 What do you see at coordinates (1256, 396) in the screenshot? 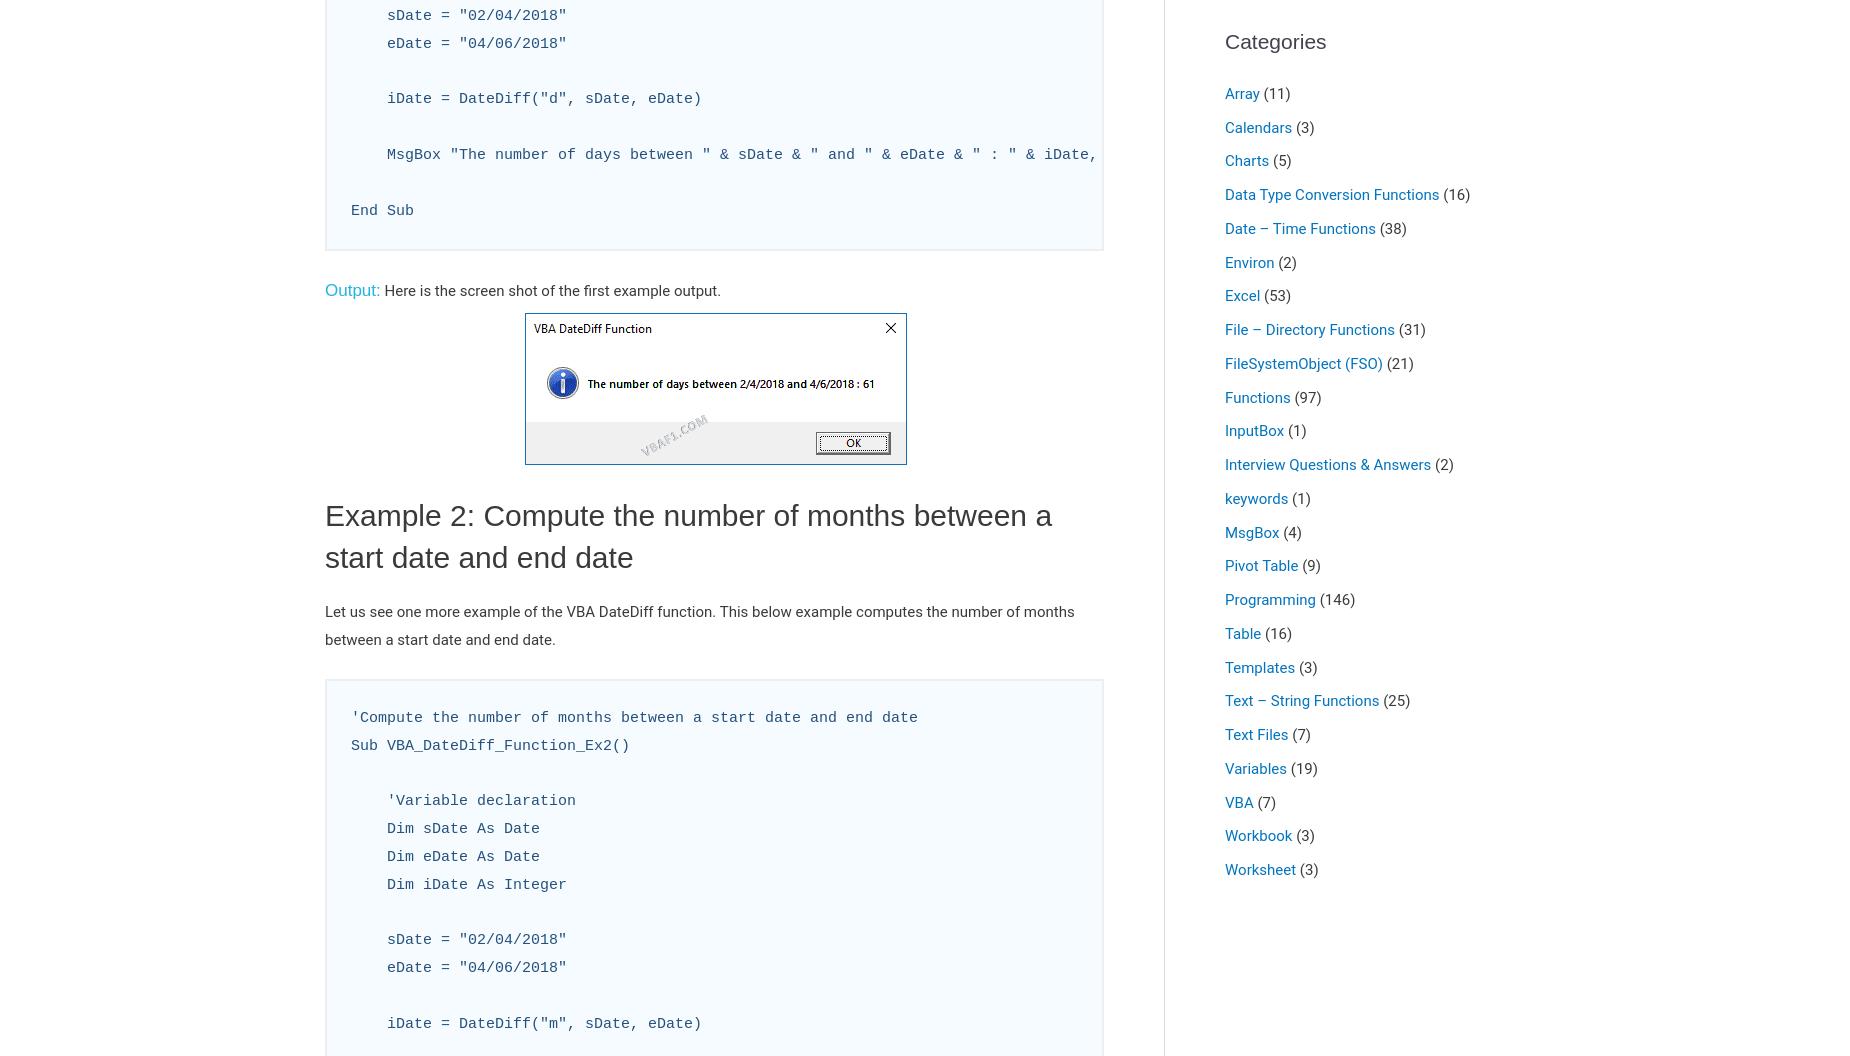
I see `'Functions'` at bounding box center [1256, 396].